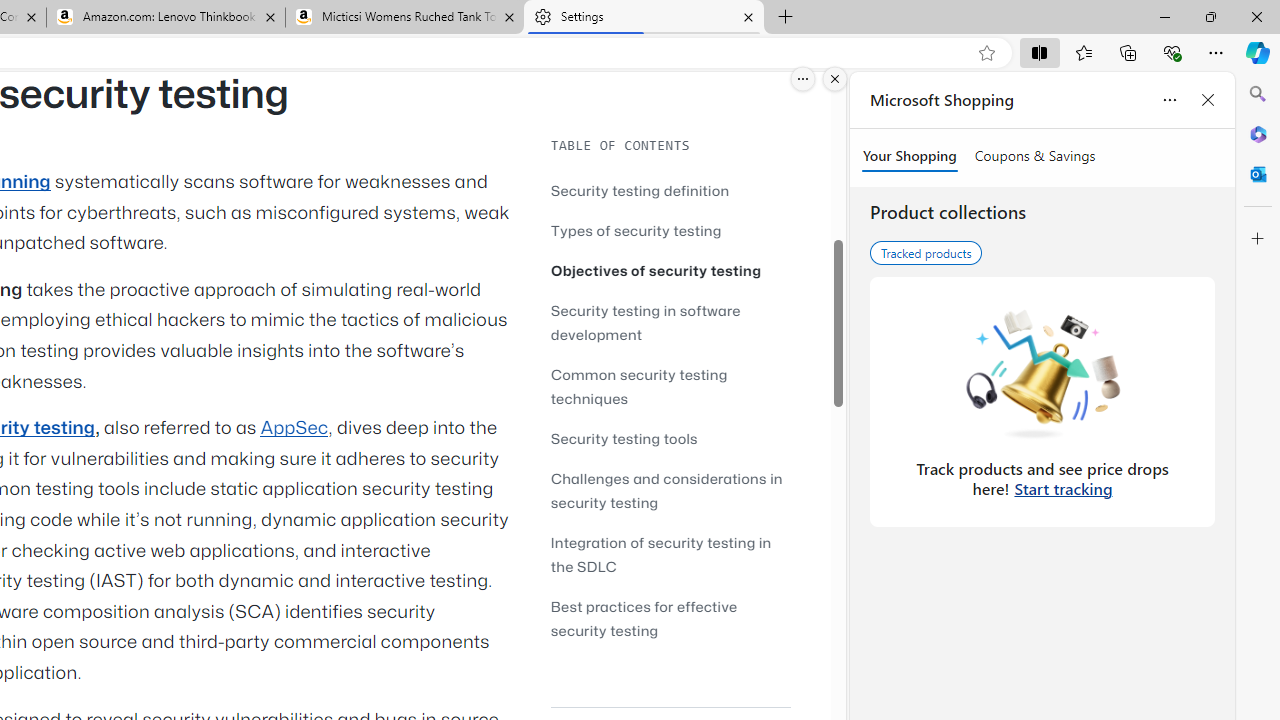 This screenshot has width=1280, height=720. I want to click on 'Security testing definition', so click(640, 190).